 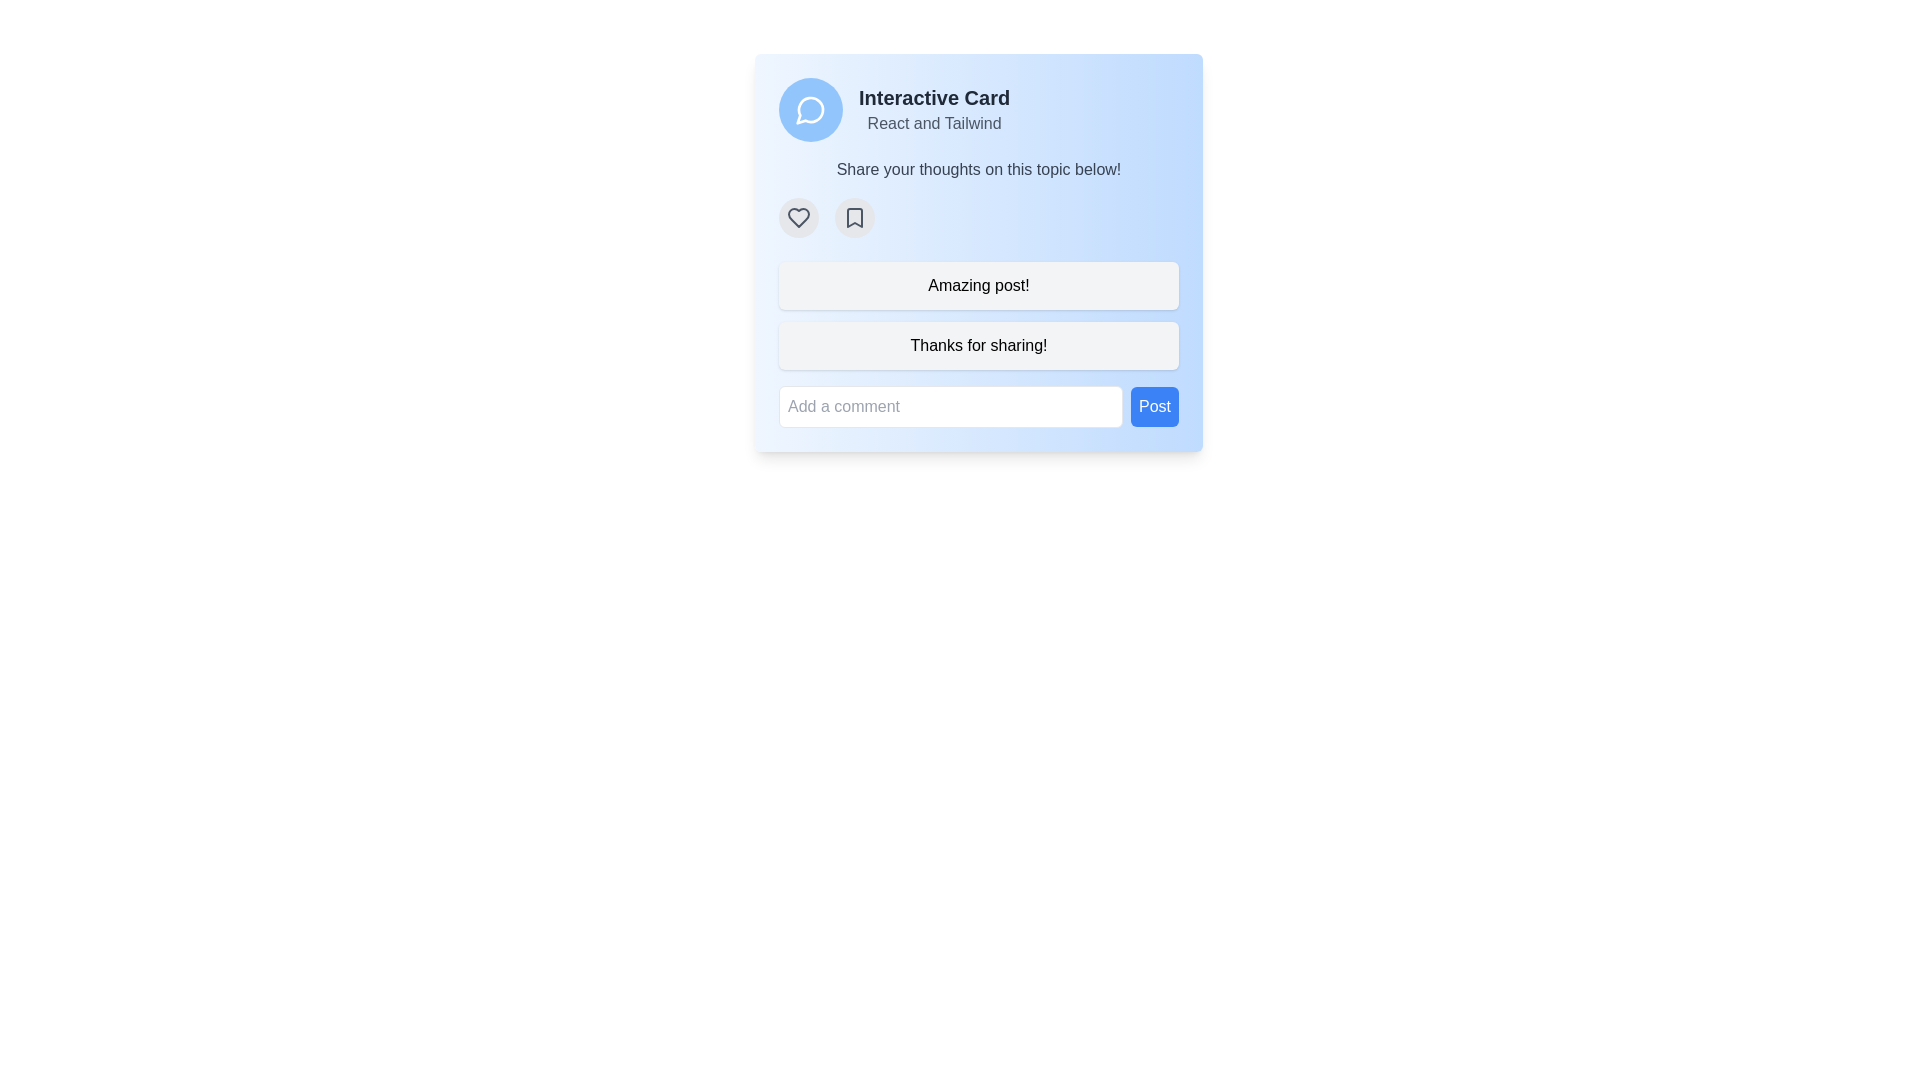 What do you see at coordinates (979, 285) in the screenshot?
I see `the Text display box that presents a message or content, located in the middle section of the interface, directly above the element containing 'Thanks for sharing!'` at bounding box center [979, 285].